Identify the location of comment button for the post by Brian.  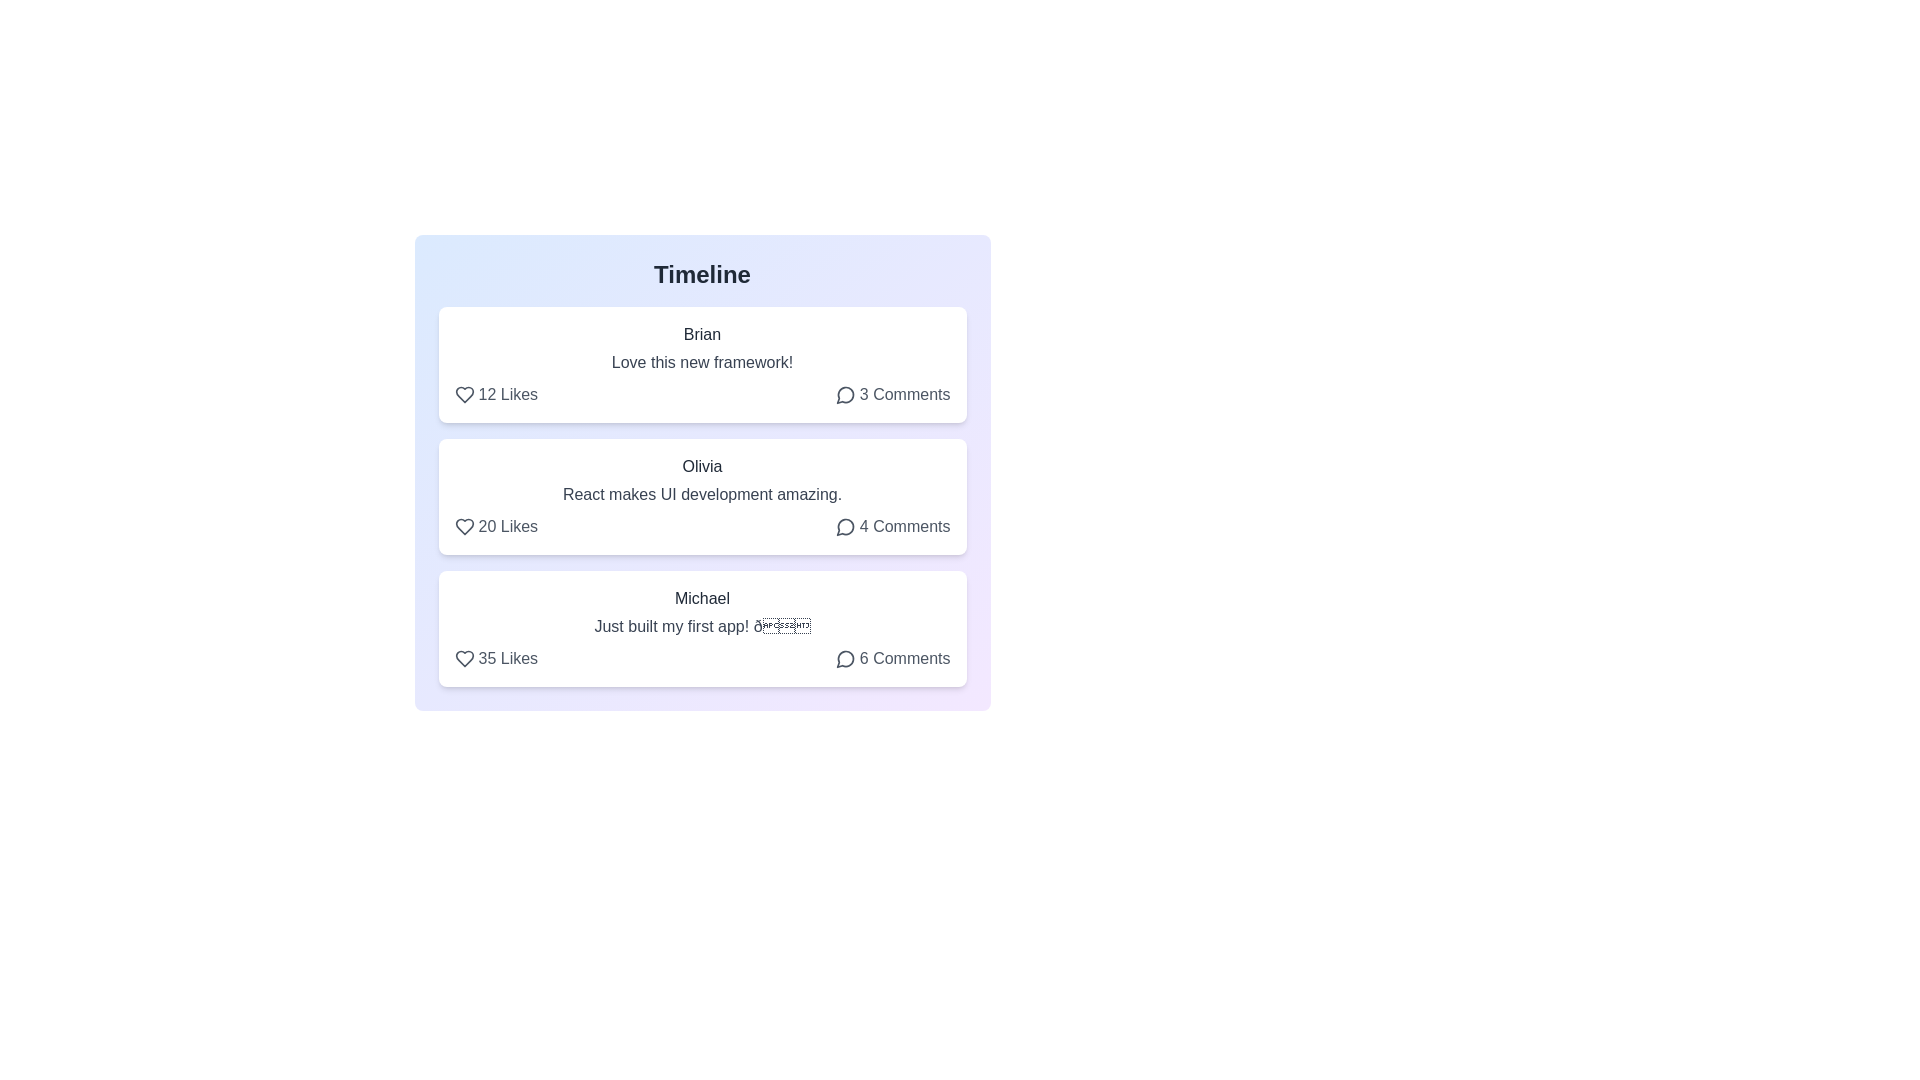
(892, 394).